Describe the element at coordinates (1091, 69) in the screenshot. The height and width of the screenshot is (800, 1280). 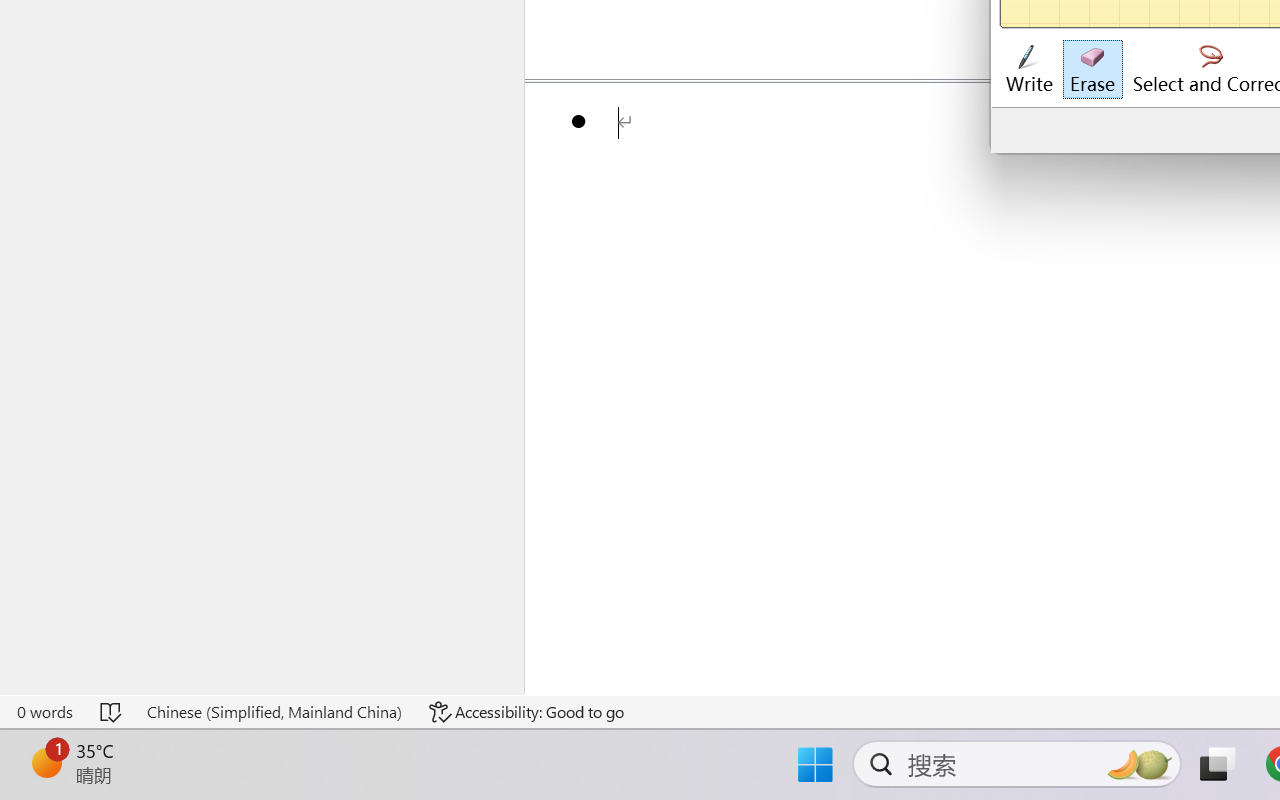
I see `'Erase'` at that location.